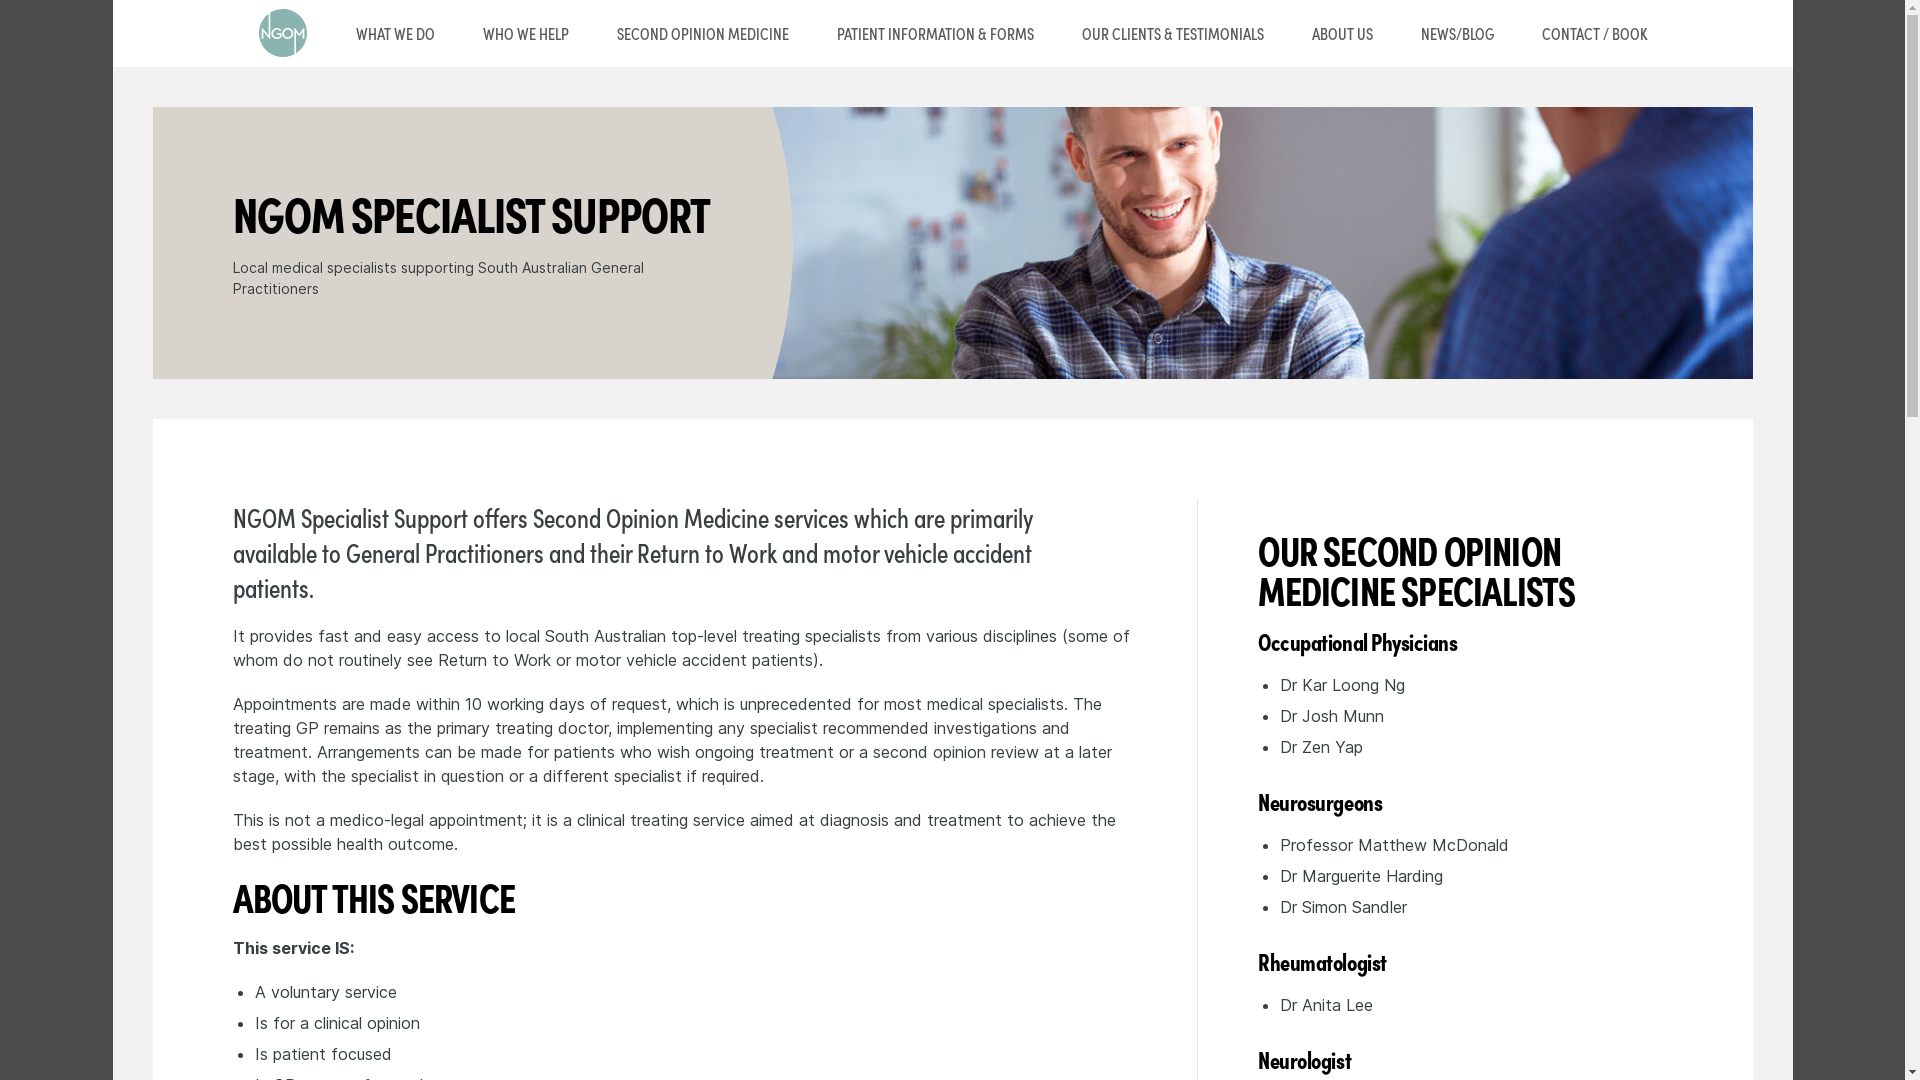 The width and height of the screenshot is (1920, 1080). Describe the element at coordinates (395, 33) in the screenshot. I see `'WHAT WE DO'` at that location.